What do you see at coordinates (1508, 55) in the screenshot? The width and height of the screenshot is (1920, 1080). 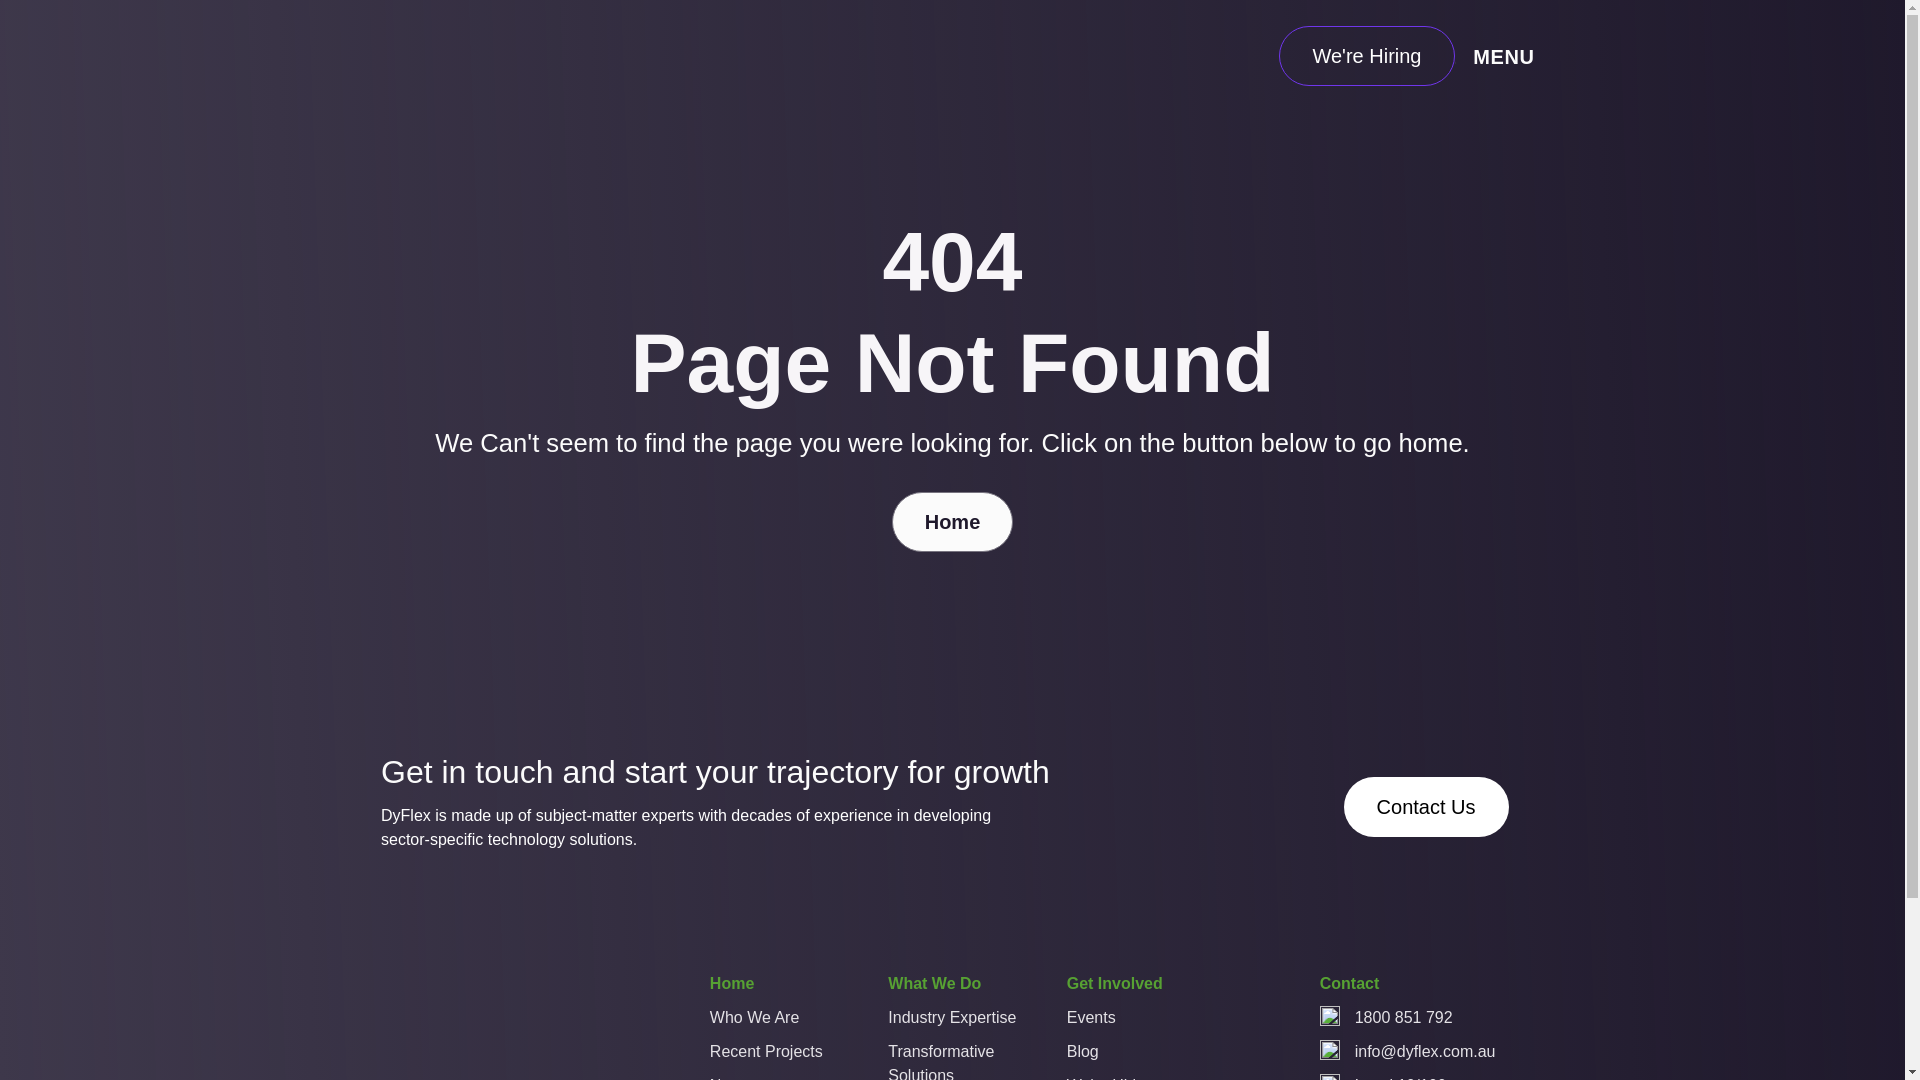 I see `'MENU` at bounding box center [1508, 55].